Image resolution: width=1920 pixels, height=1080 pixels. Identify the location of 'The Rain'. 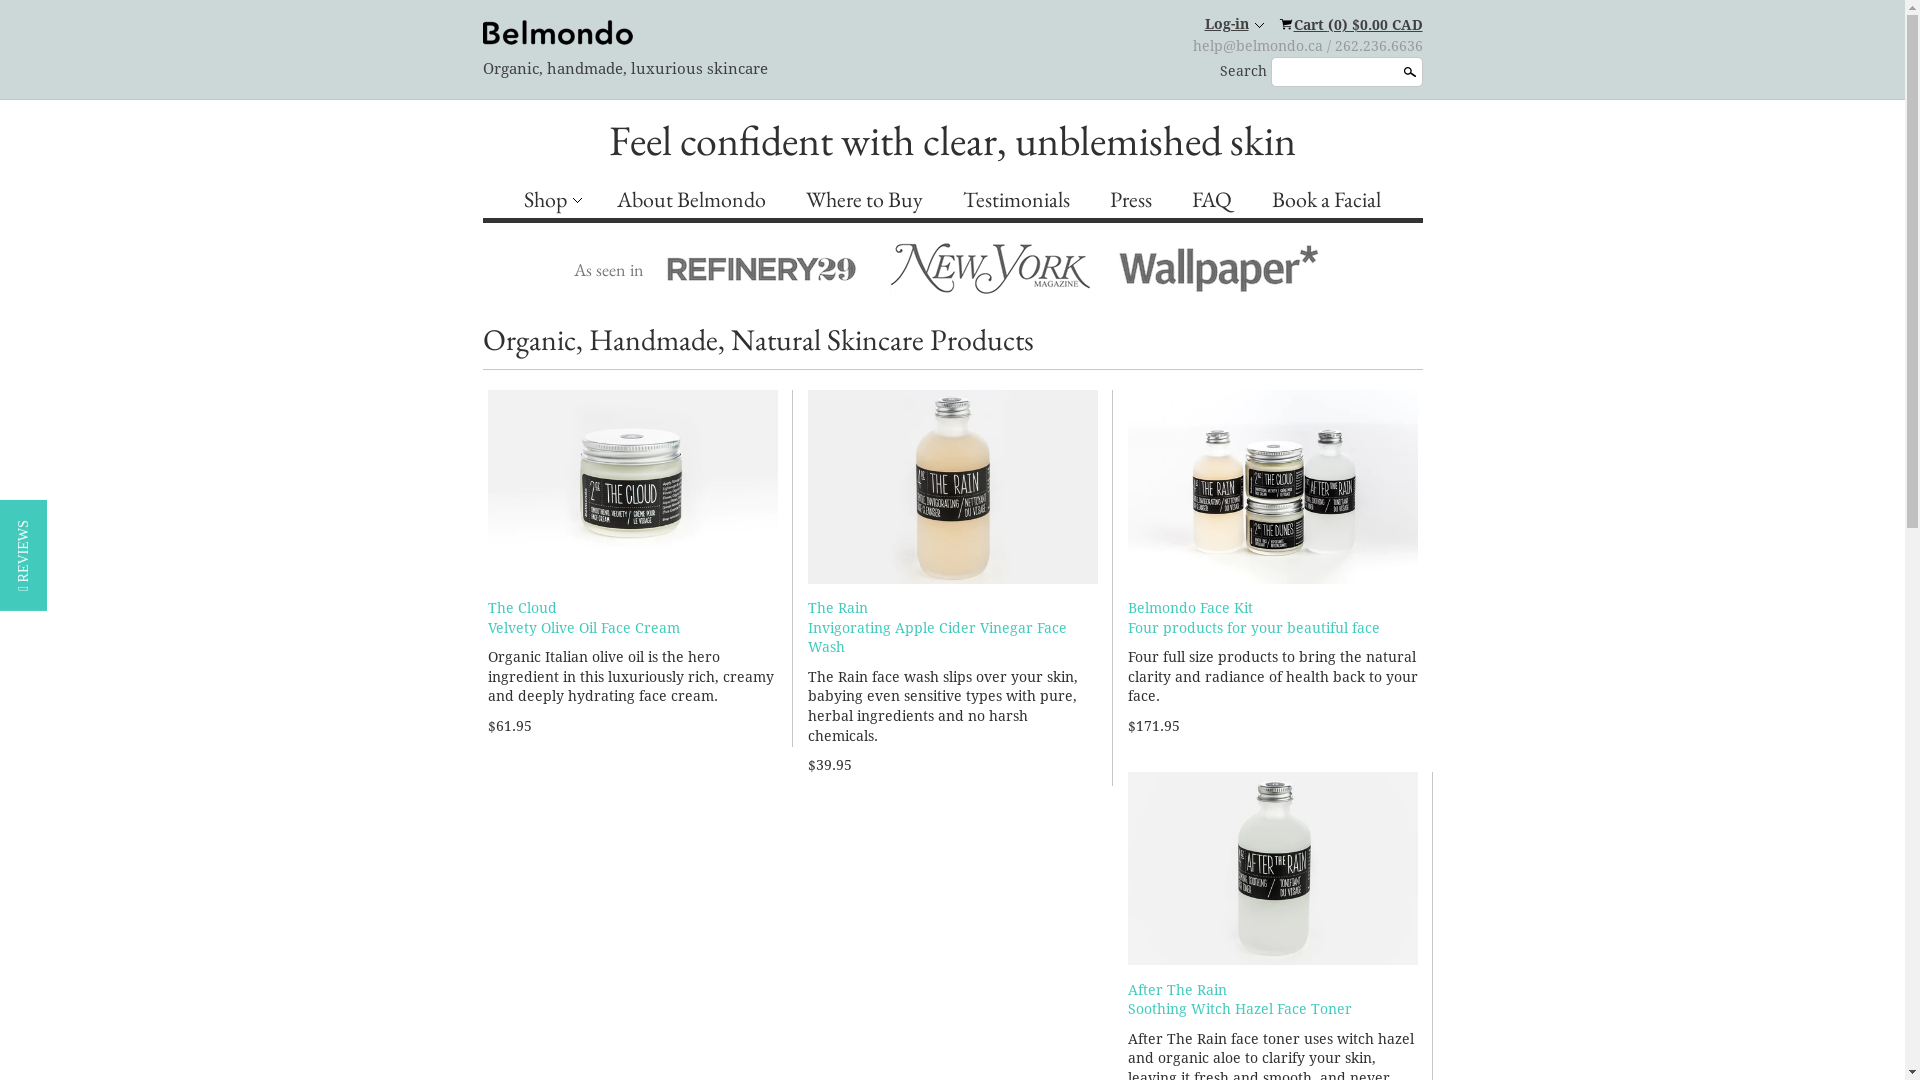
(838, 607).